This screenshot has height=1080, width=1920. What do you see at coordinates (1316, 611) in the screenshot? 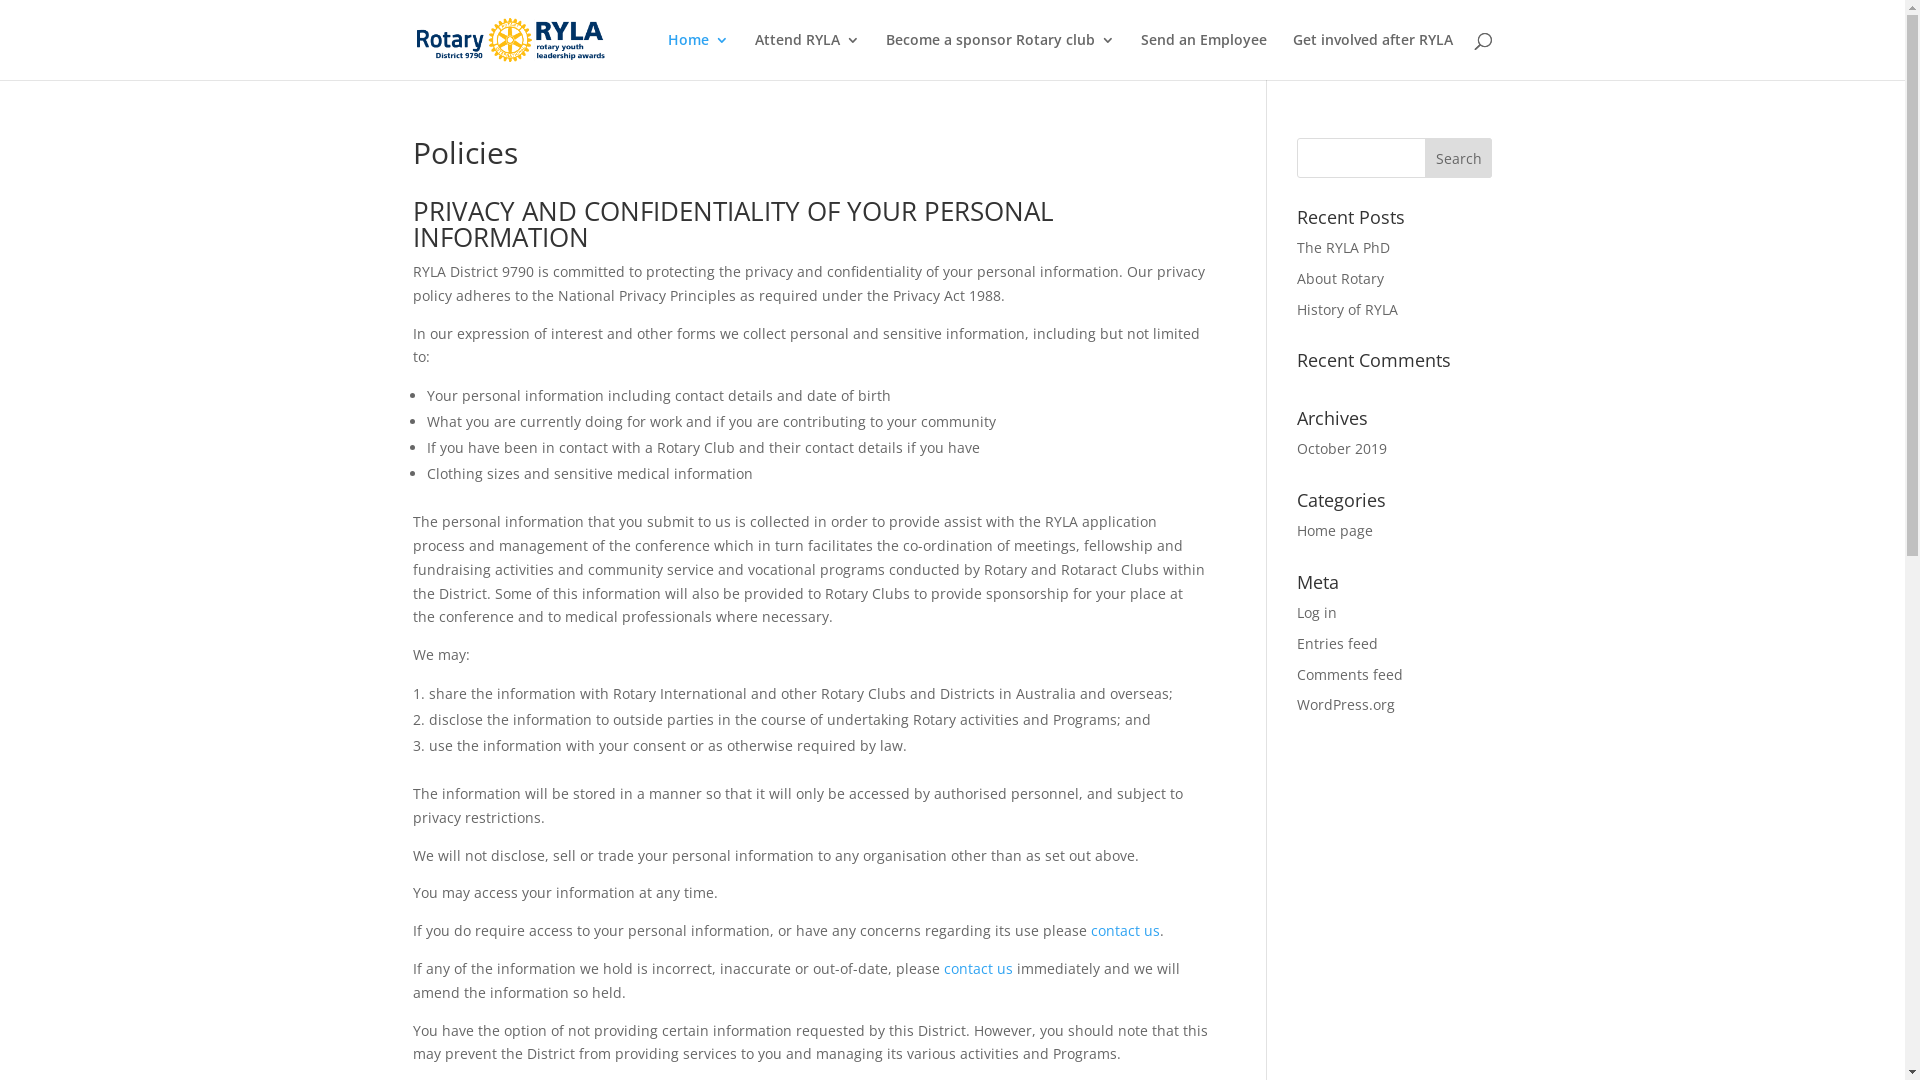
I see `'Log in'` at bounding box center [1316, 611].